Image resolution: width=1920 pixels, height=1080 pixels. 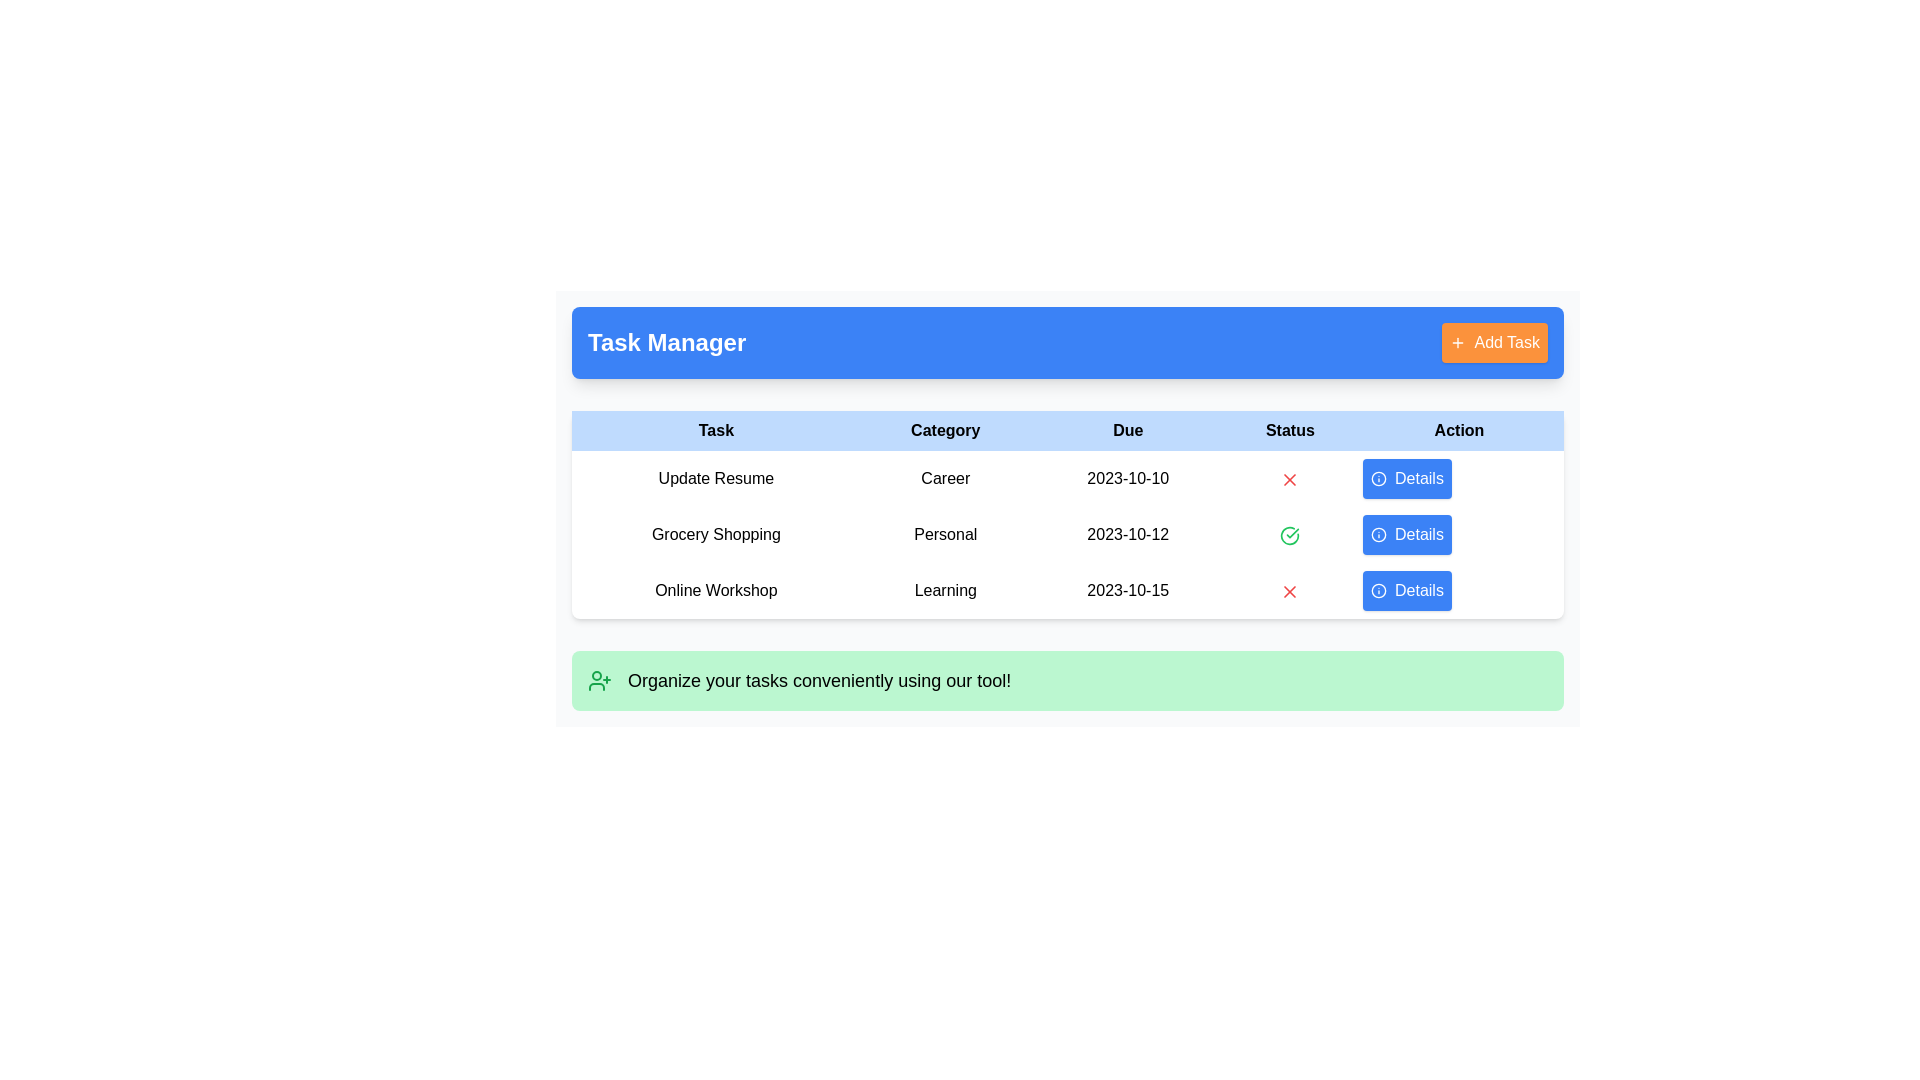 What do you see at coordinates (1128, 430) in the screenshot?
I see `the 'Due' column header in the table, which is the third cell in the header row located between 'Category' and 'Status'` at bounding box center [1128, 430].